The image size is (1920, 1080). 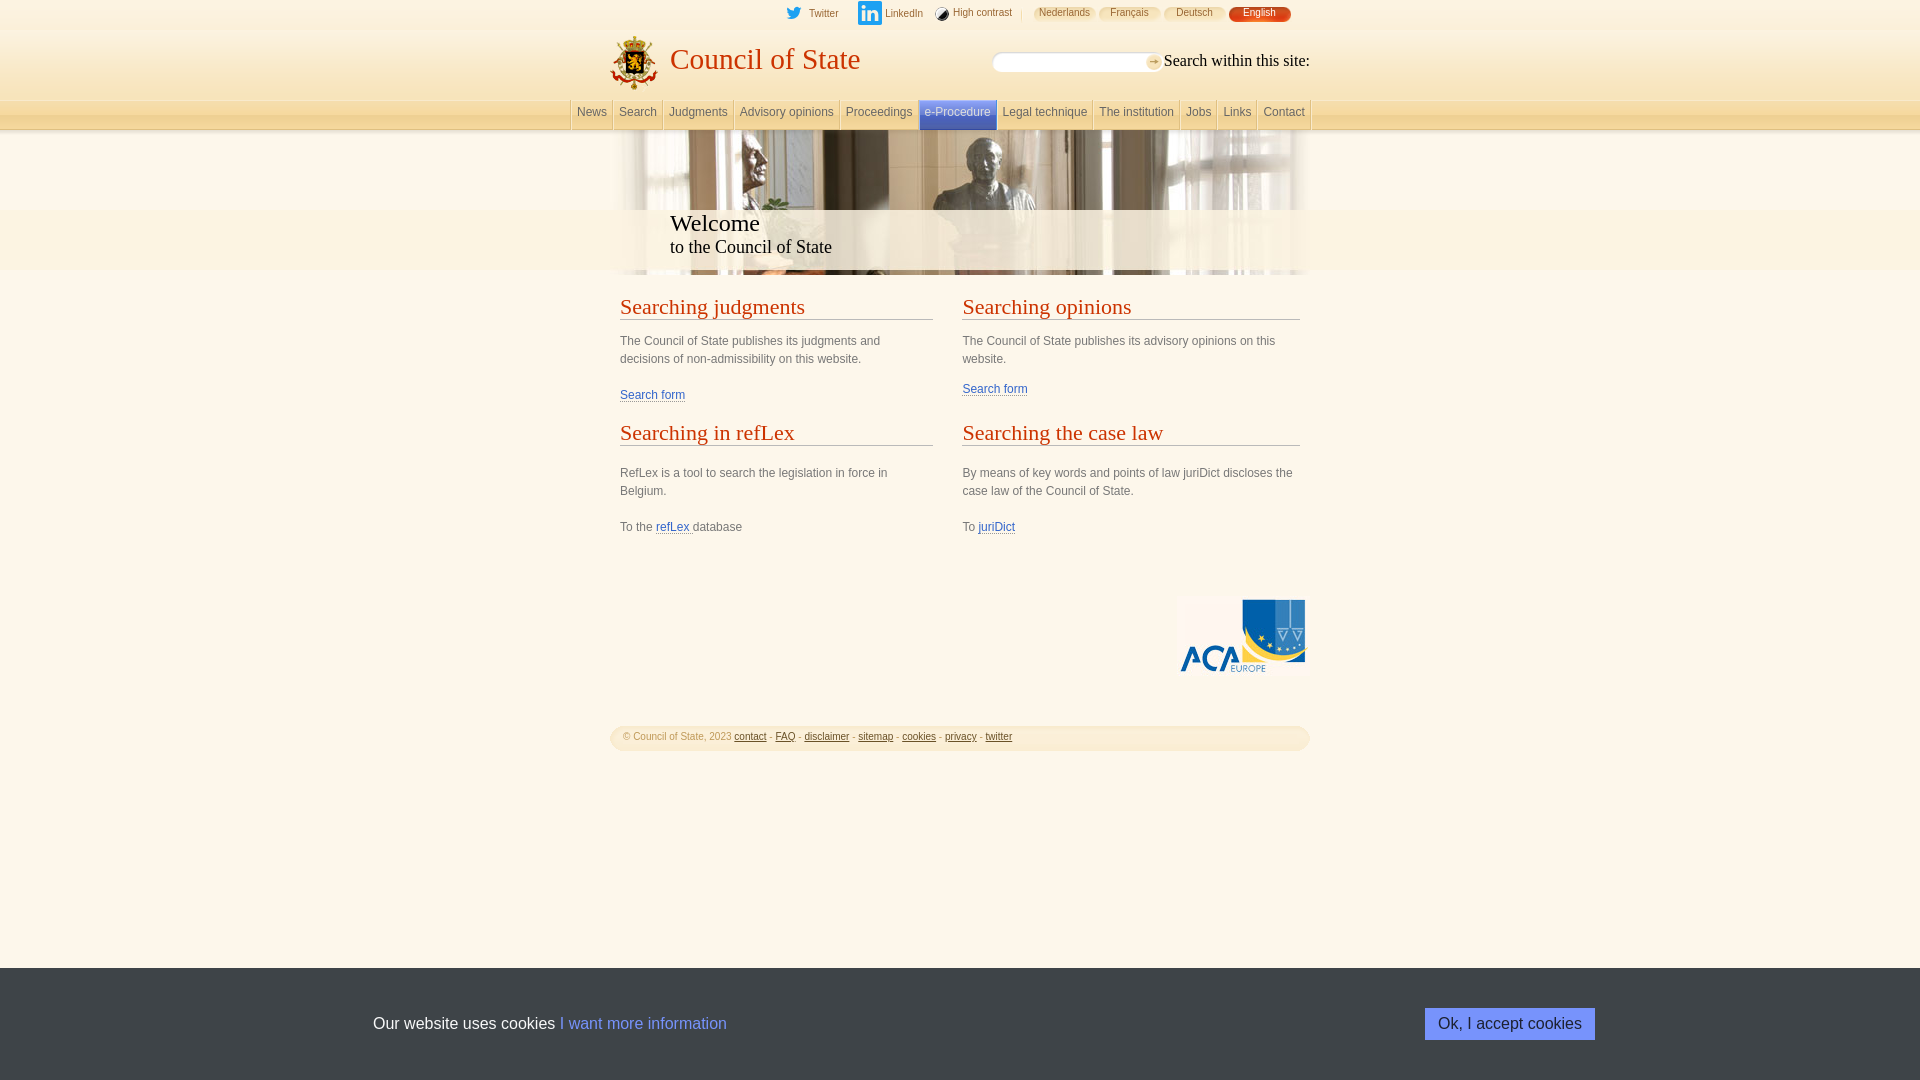 I want to click on 'Judgments', so click(x=698, y=117).